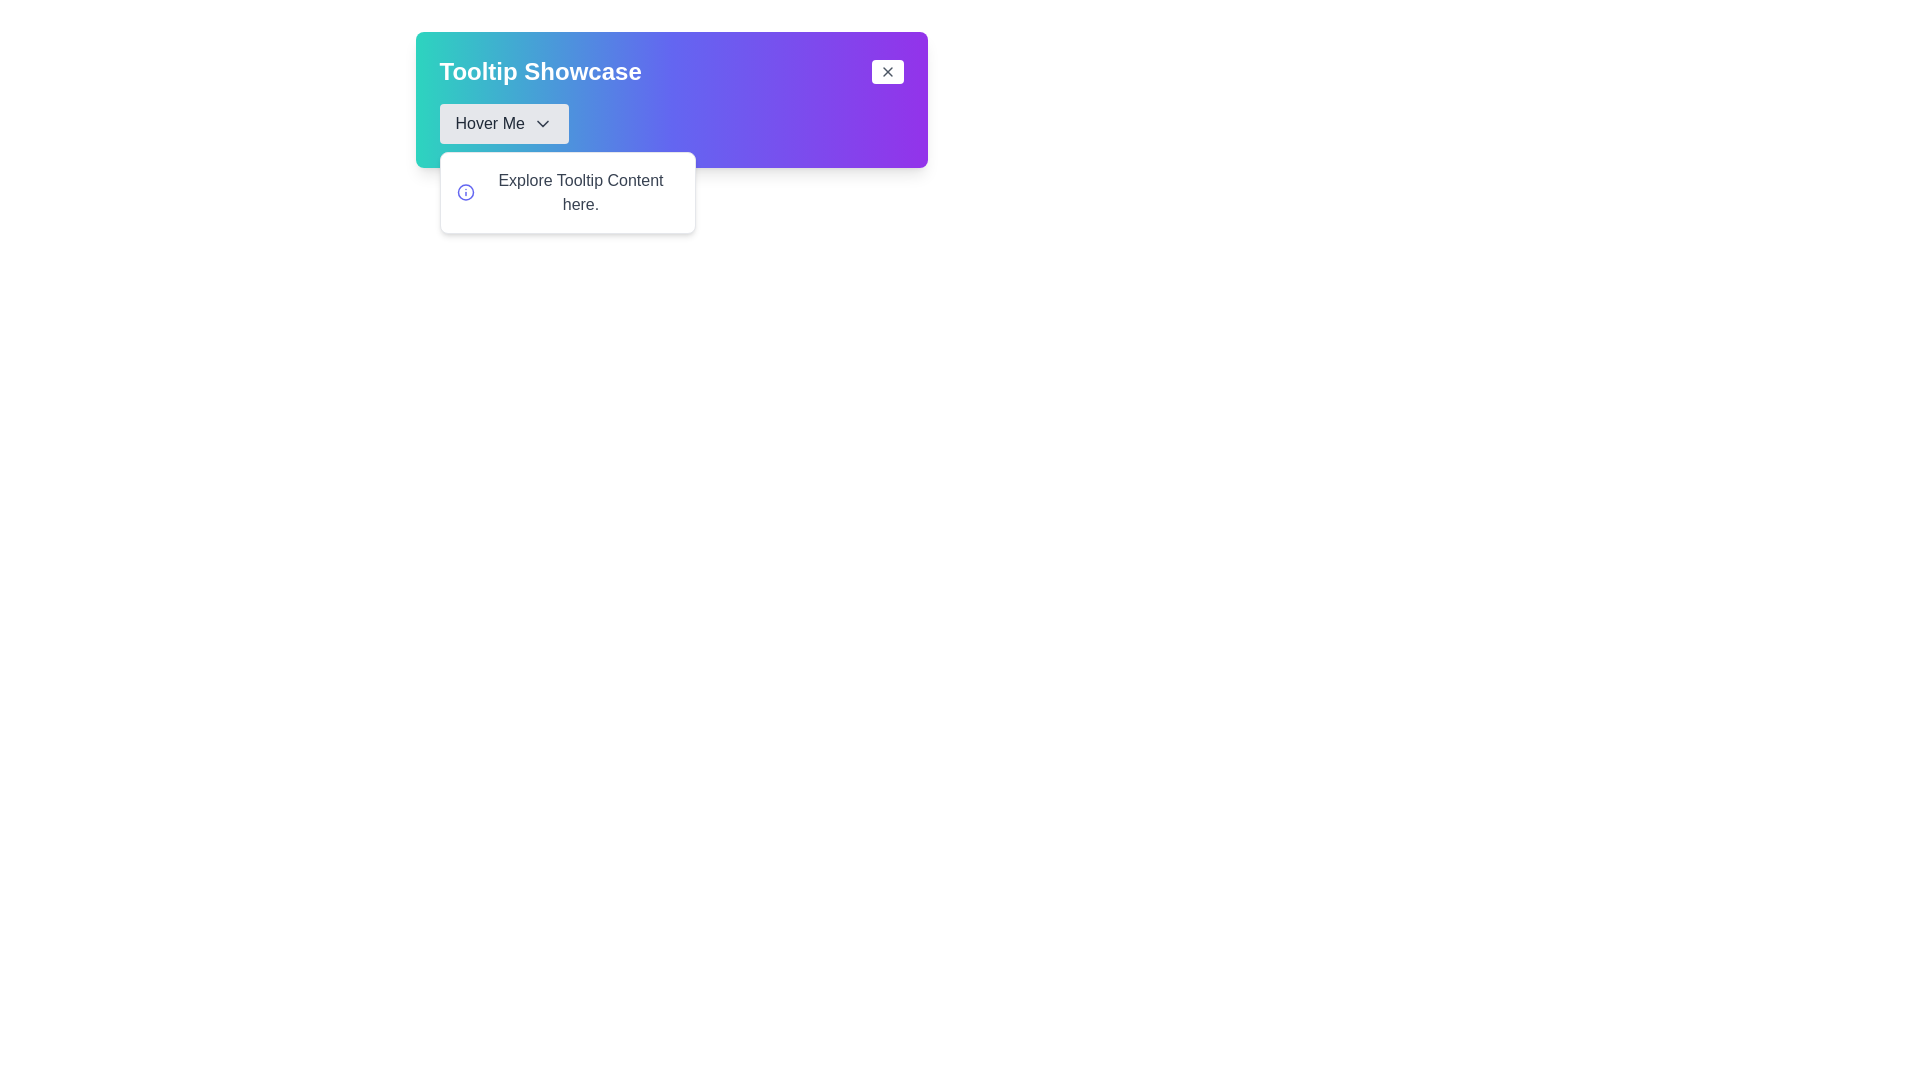 This screenshot has height=1080, width=1920. Describe the element at coordinates (540, 71) in the screenshot. I see `the text label styled as a headline with the text 'Tooltip Showcase', which is rendered in a large, bold, white font on a gradient background transitioning from teal to purple` at that location.